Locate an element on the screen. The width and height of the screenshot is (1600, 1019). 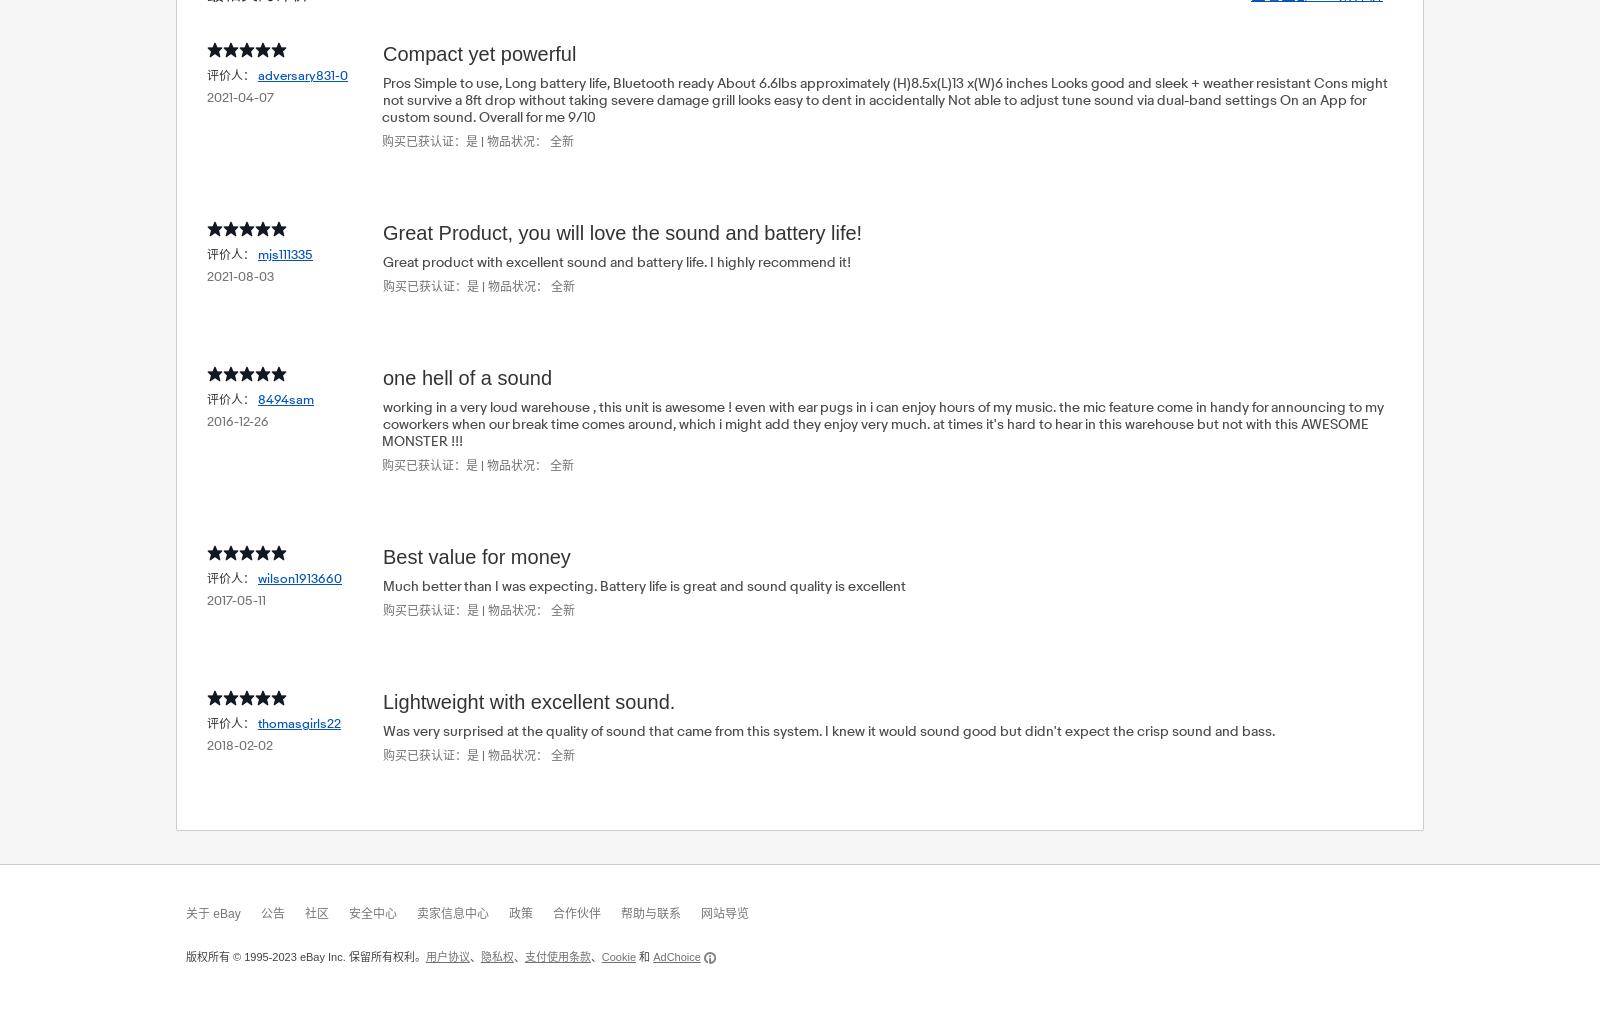
'2017-05-11' is located at coordinates (207, 598).